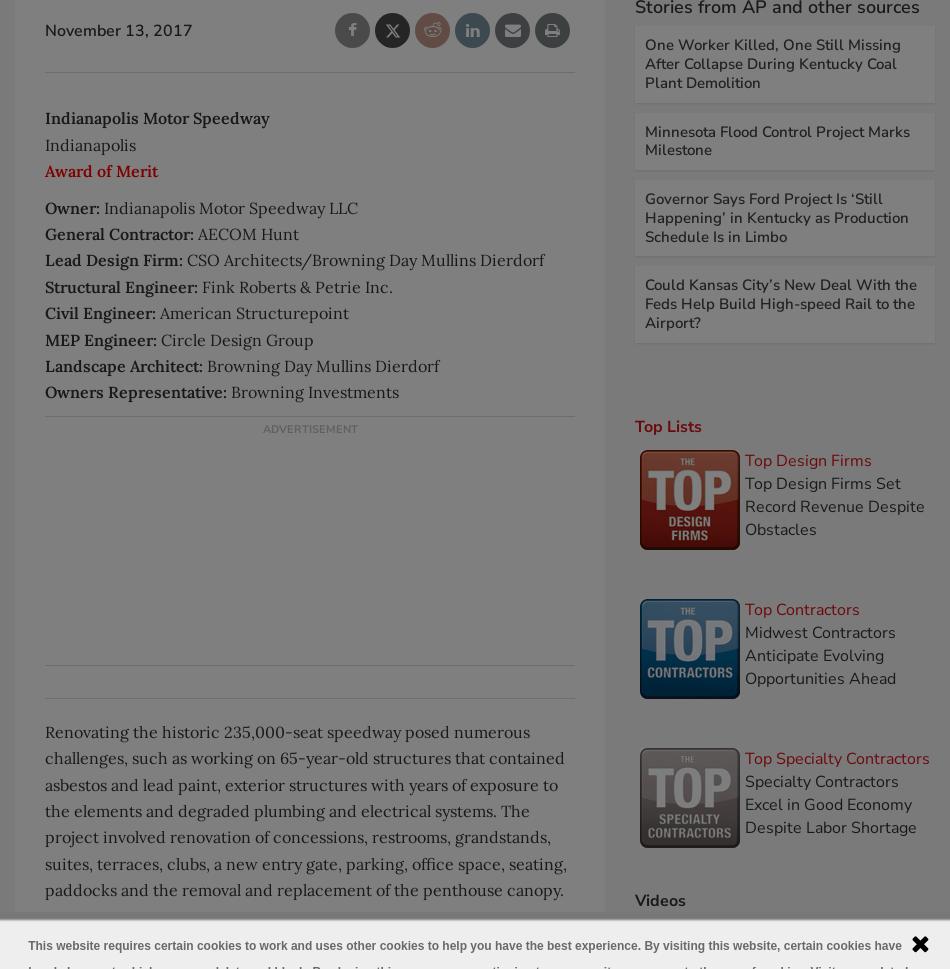 This screenshot has height=969, width=950. Describe the element at coordinates (772, 62) in the screenshot. I see `'One Worker Killed, One Still Missing After Collapse During Kentucky Coal Plant Demolition'` at that location.